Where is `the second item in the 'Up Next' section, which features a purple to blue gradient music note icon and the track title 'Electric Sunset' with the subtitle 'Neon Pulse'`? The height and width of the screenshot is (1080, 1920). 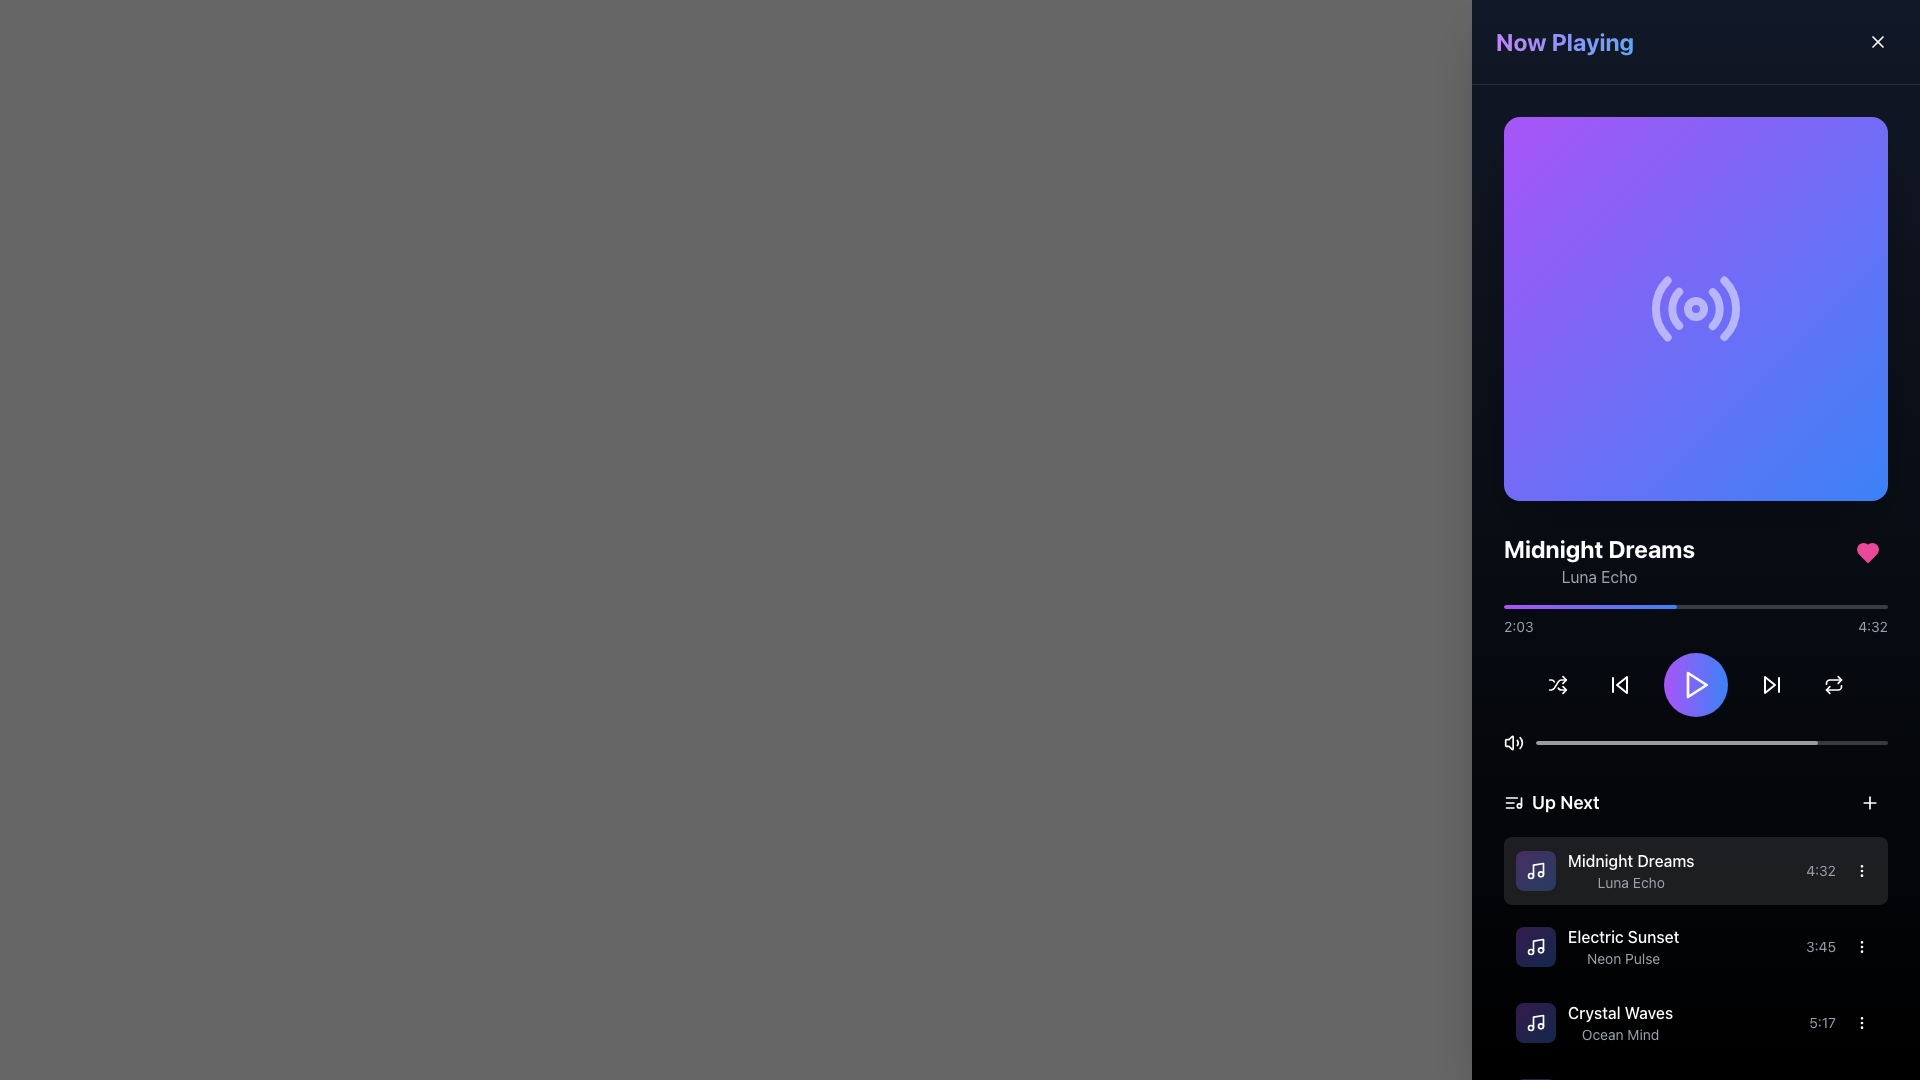 the second item in the 'Up Next' section, which features a purple to blue gradient music note icon and the track title 'Electric Sunset' with the subtitle 'Neon Pulse' is located at coordinates (1596, 946).